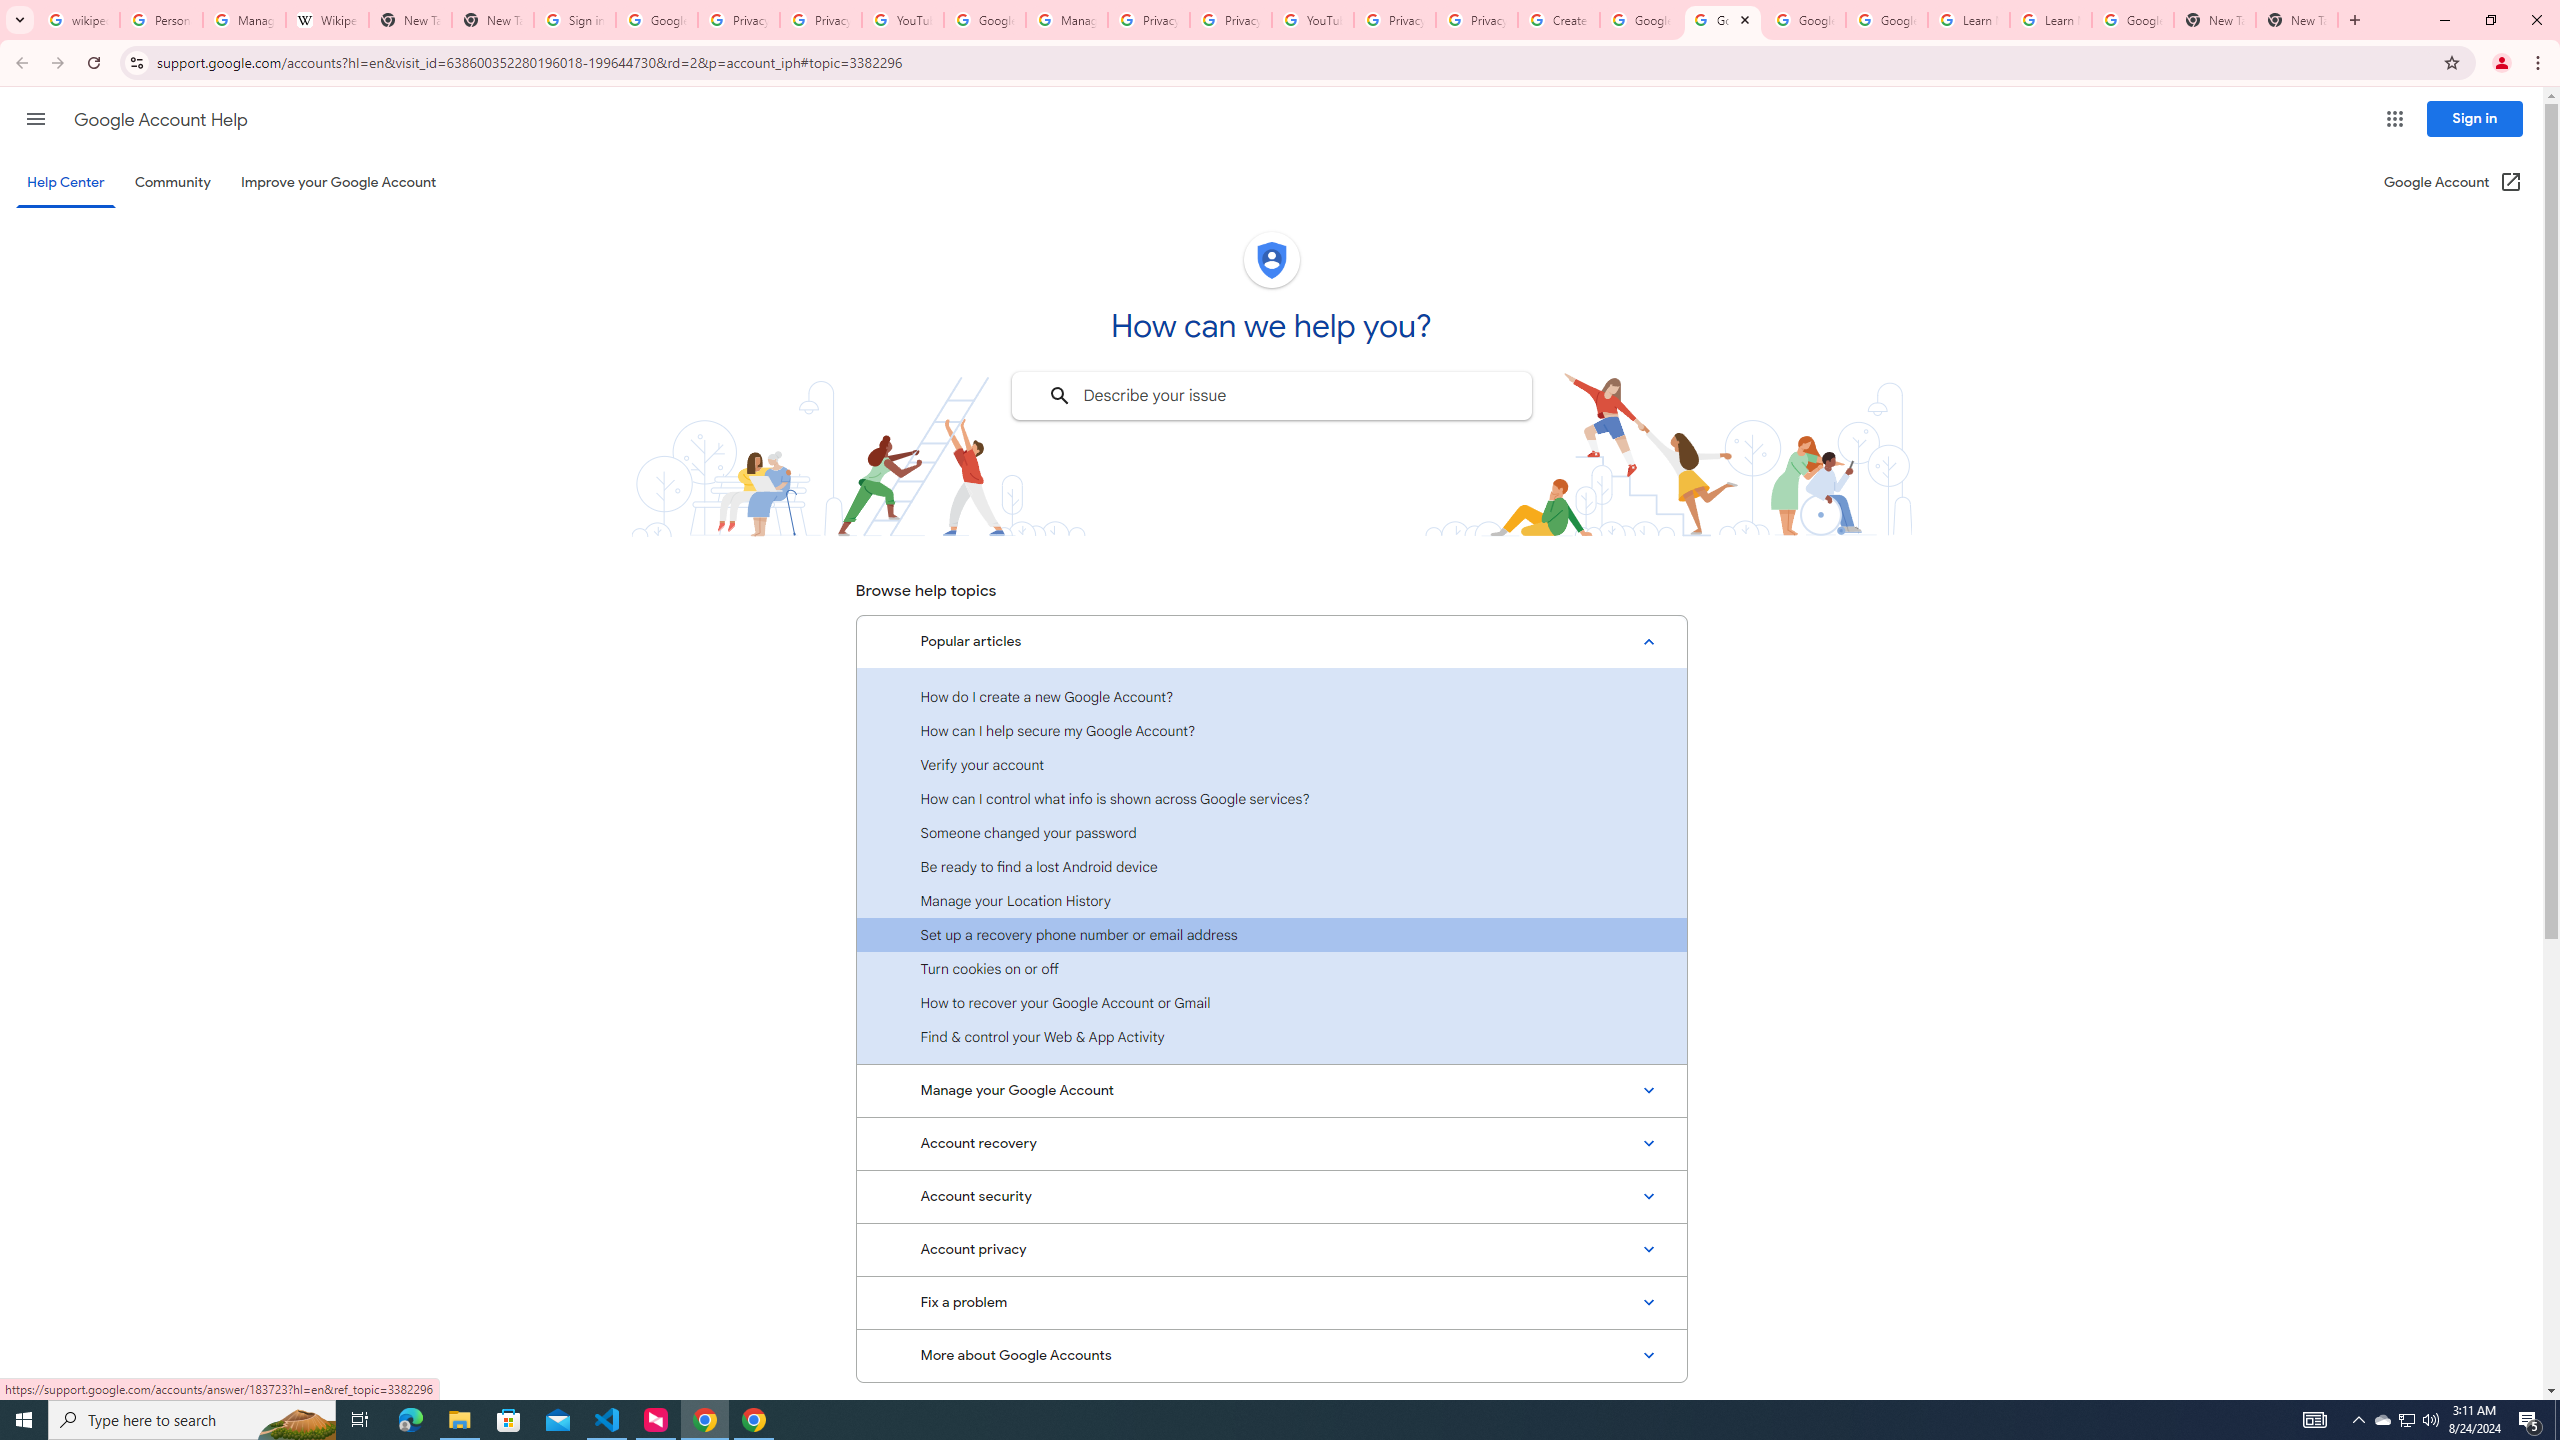  Describe the element at coordinates (2296, 19) in the screenshot. I see `'New Tab'` at that location.